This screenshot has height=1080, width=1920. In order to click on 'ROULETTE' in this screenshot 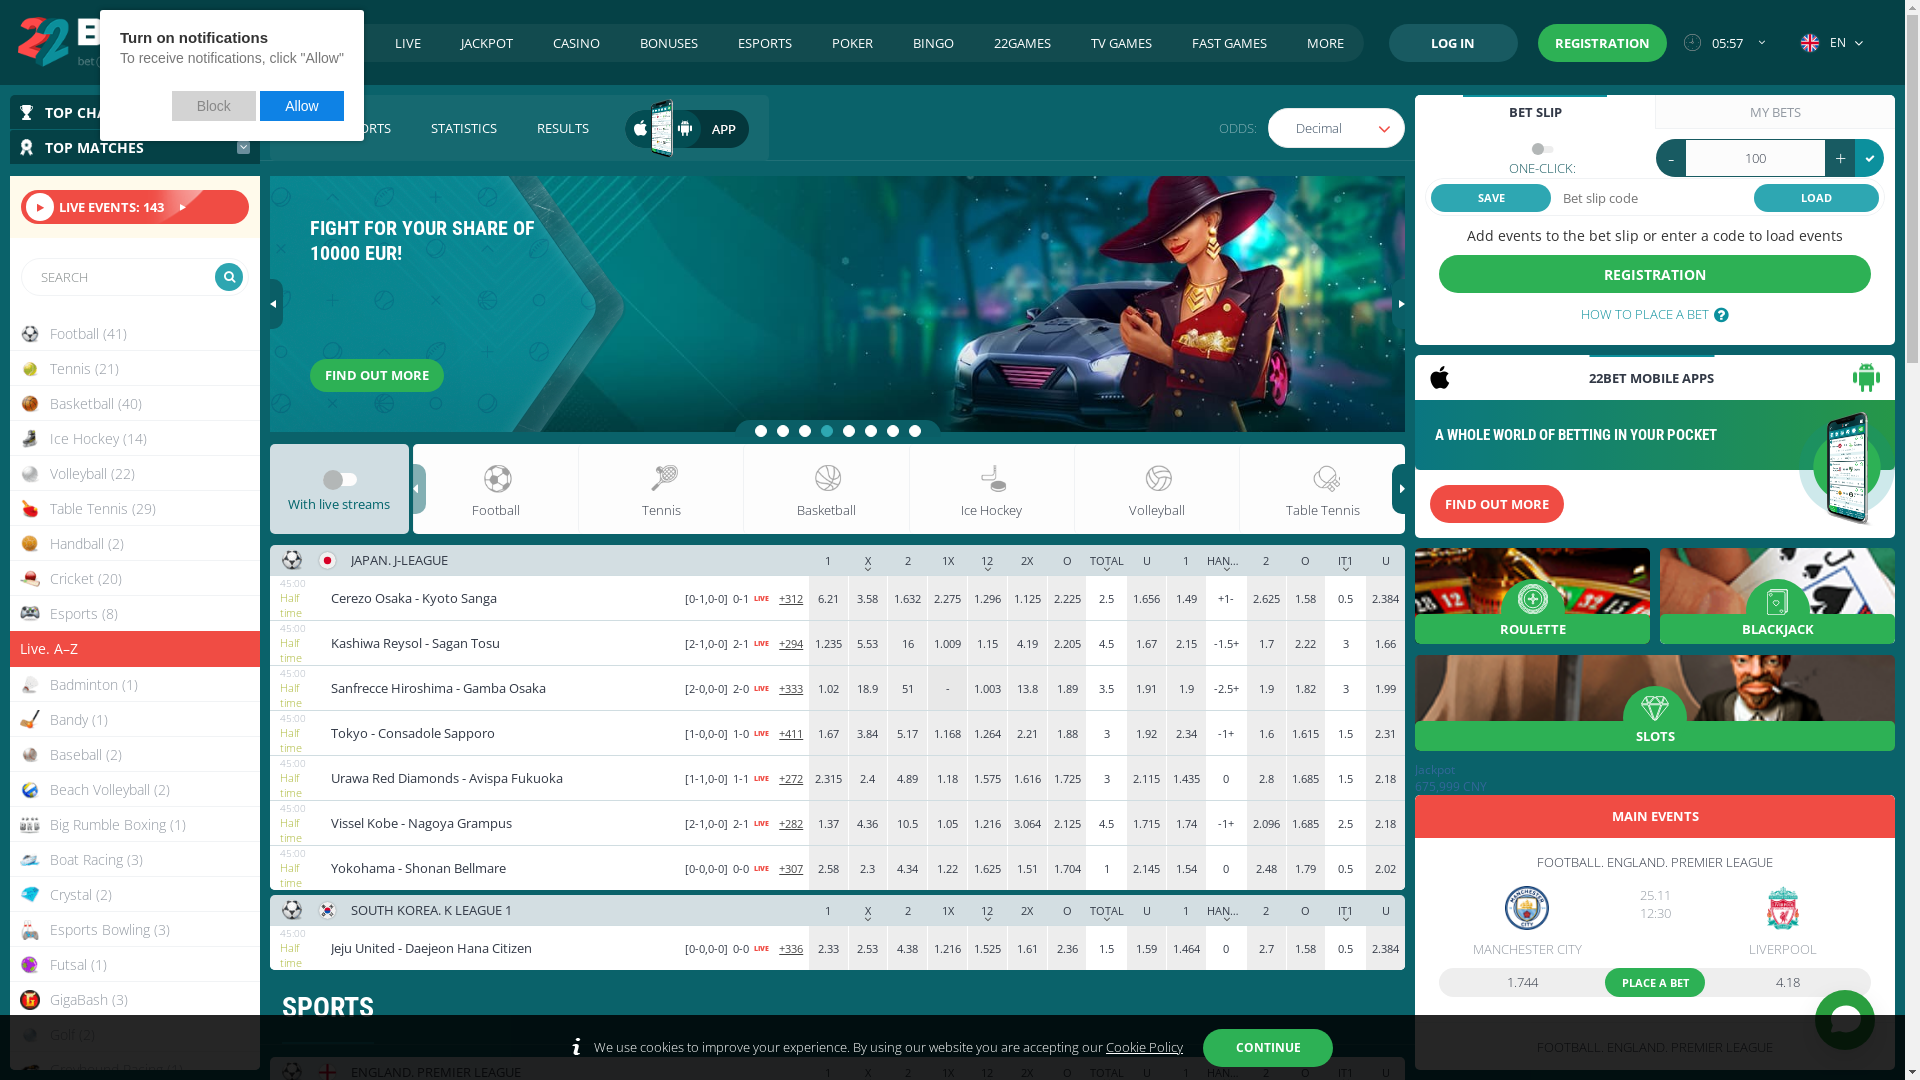, I will do `click(1414, 595)`.